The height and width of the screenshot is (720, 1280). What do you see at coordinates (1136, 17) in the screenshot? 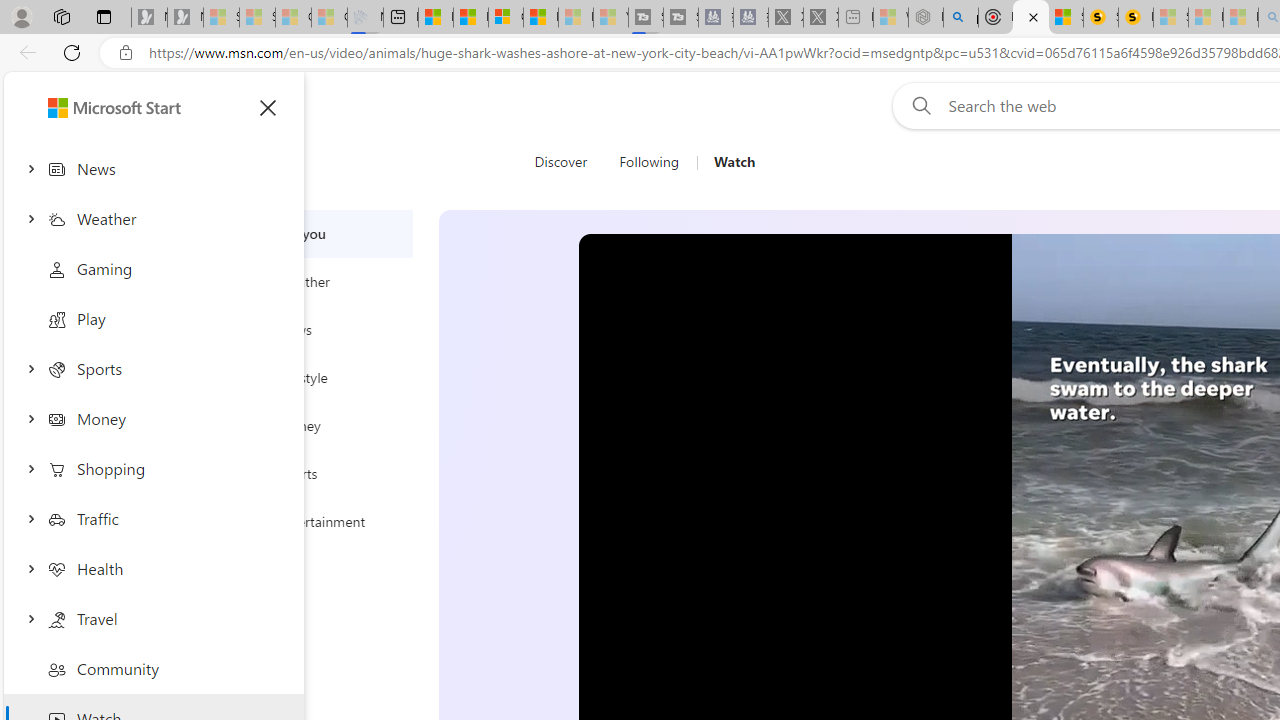
I see `'Michelle Starr, Senior Journalist at ScienceAlert'` at bounding box center [1136, 17].